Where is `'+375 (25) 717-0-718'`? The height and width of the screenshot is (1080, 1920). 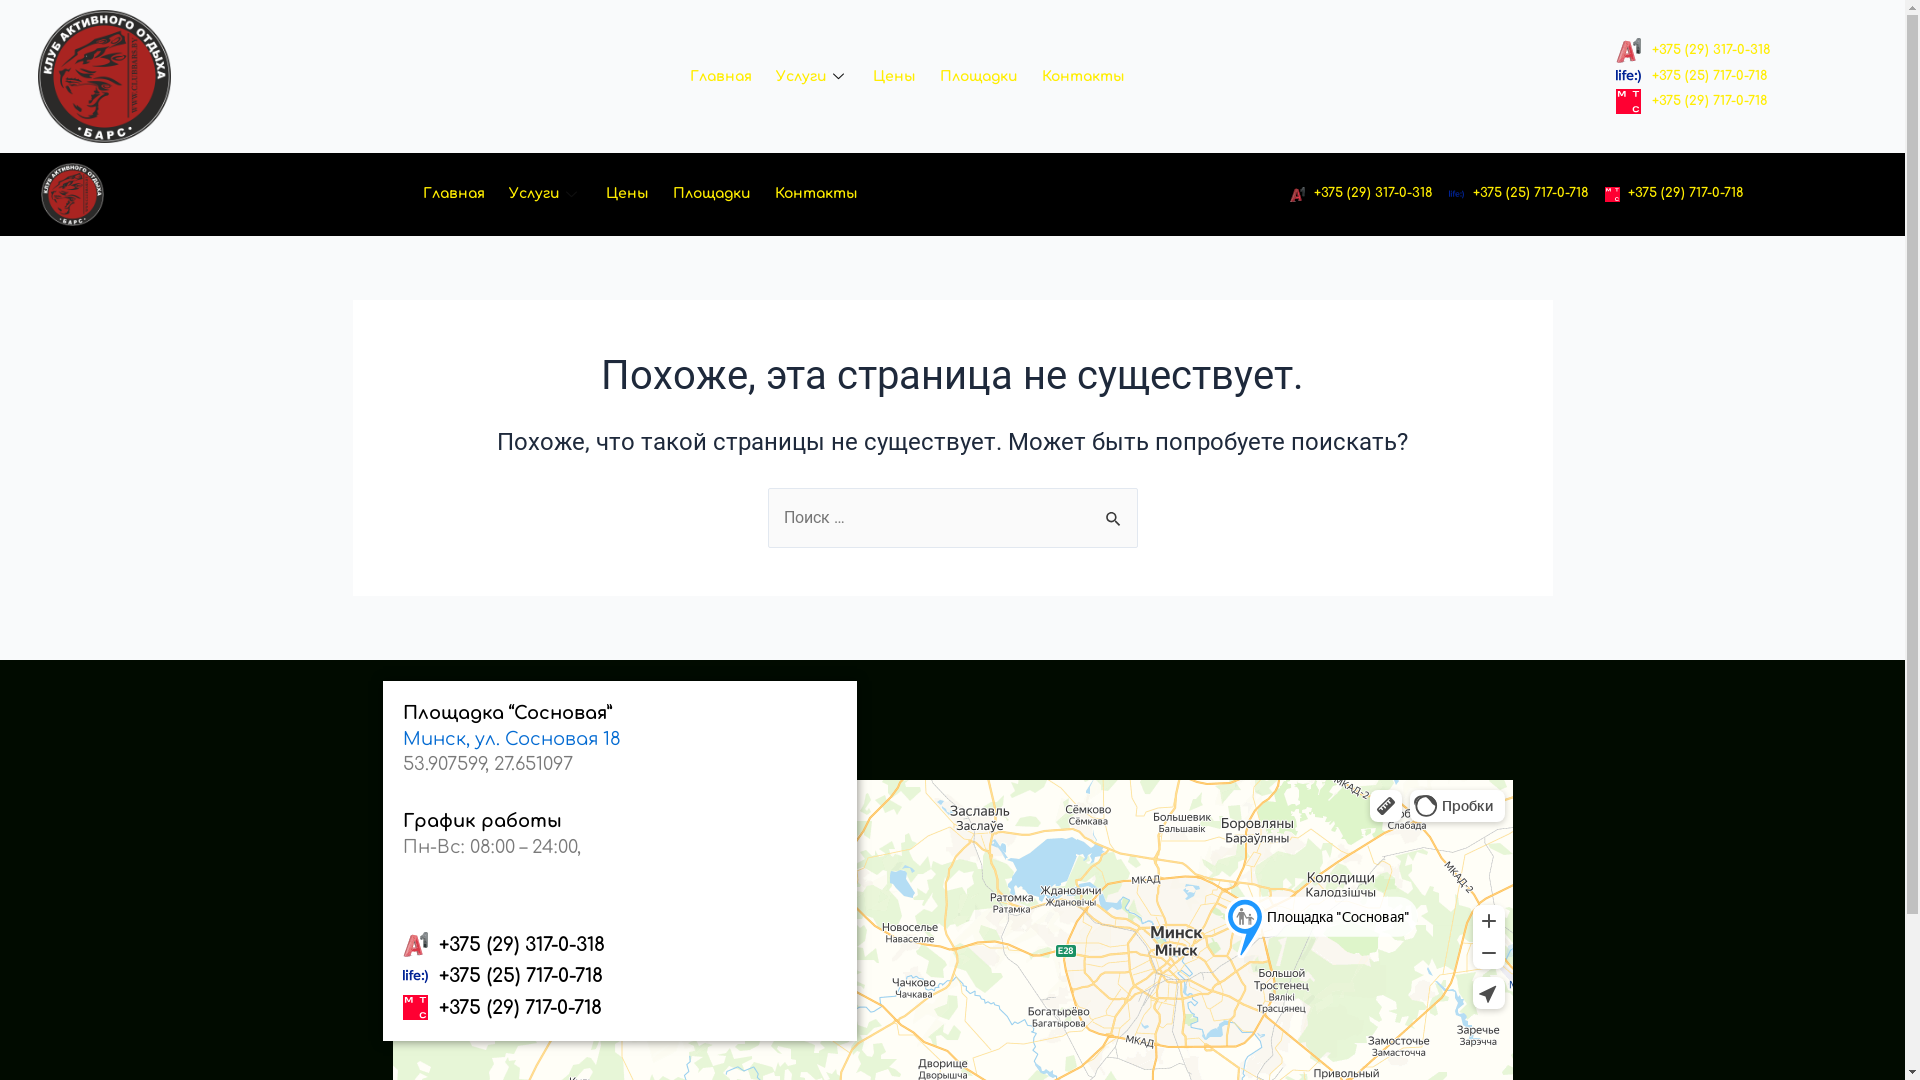
'+375 (25) 717-0-718' is located at coordinates (1449, 193).